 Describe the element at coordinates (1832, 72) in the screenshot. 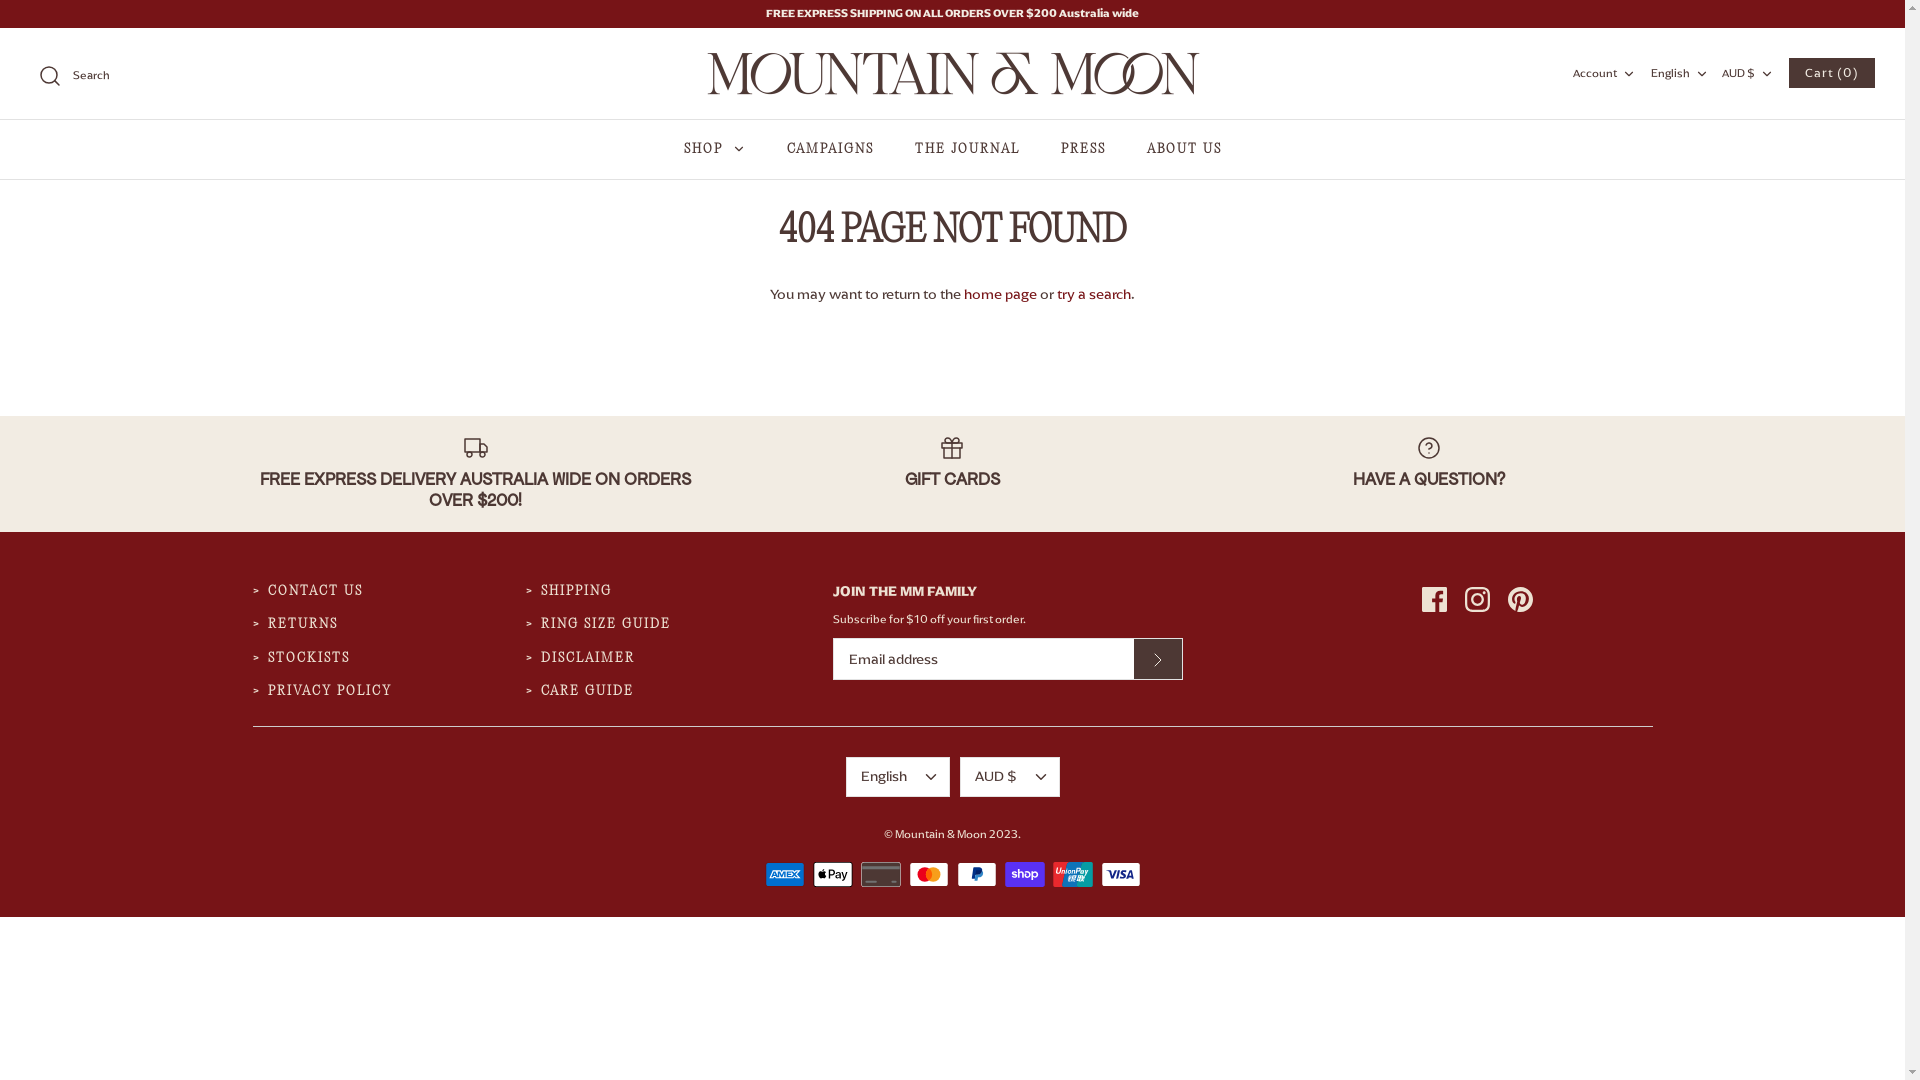

I see `'Cart (0)'` at that location.